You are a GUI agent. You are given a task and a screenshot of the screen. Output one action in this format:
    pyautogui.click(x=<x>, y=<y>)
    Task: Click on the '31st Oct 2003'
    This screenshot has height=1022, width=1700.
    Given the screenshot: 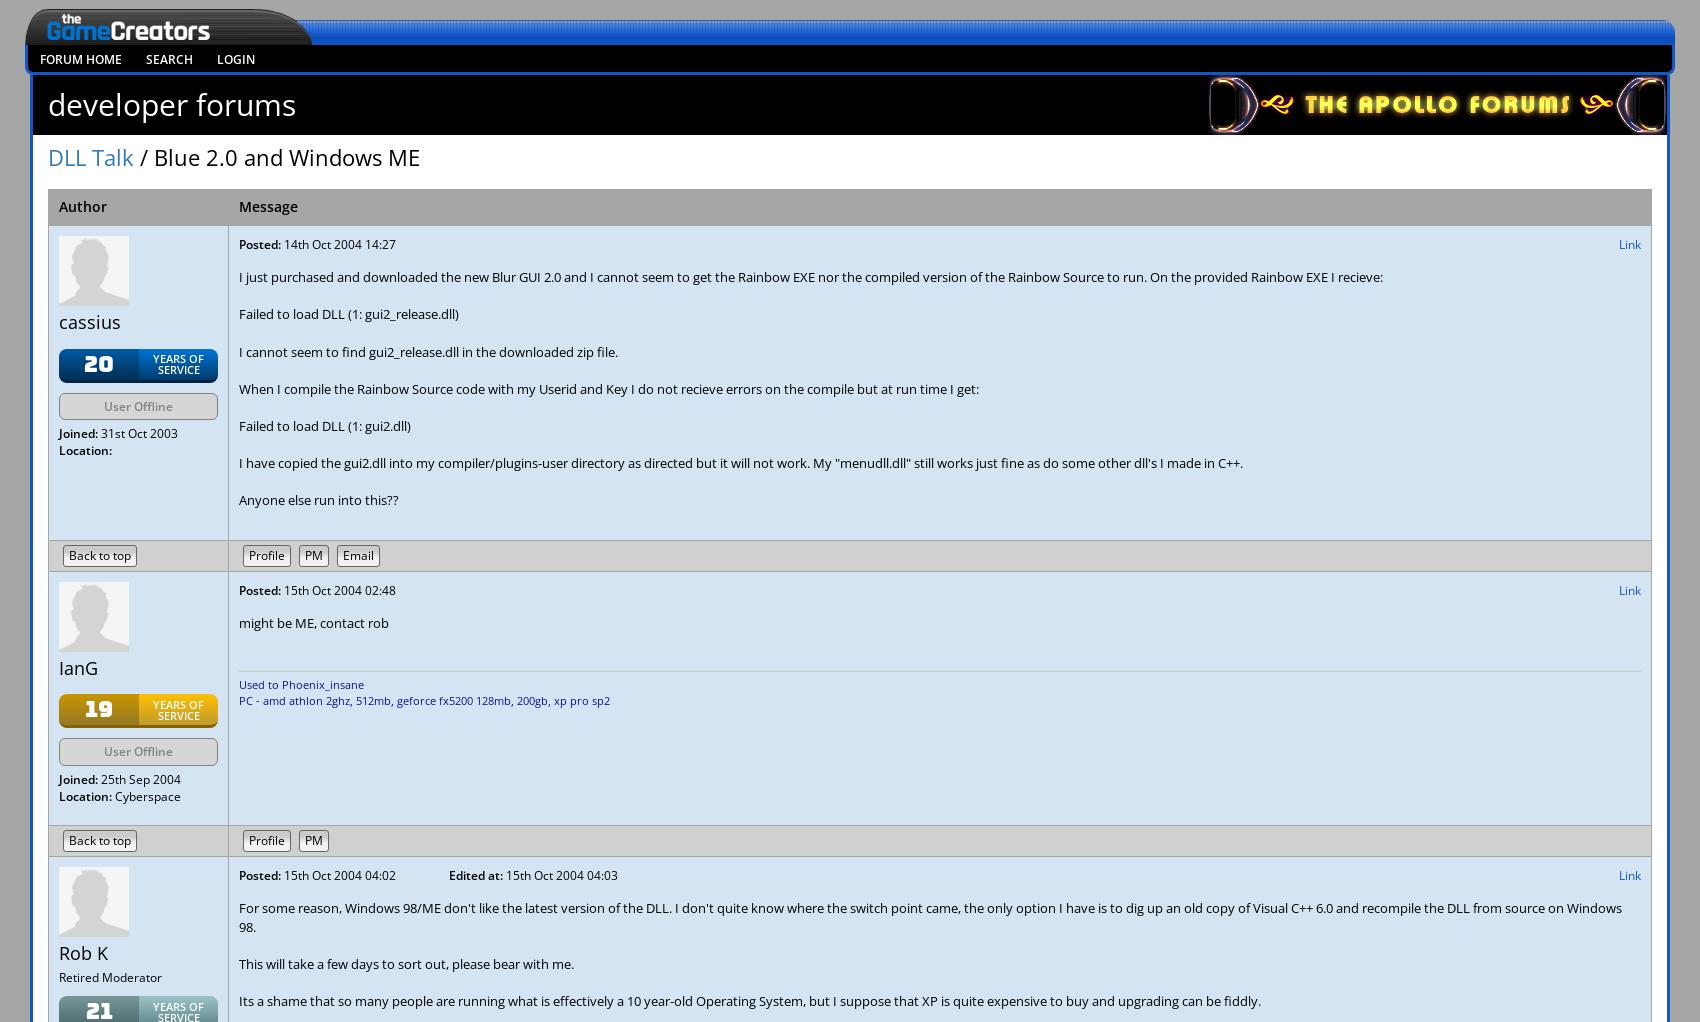 What is the action you would take?
    pyautogui.click(x=137, y=433)
    